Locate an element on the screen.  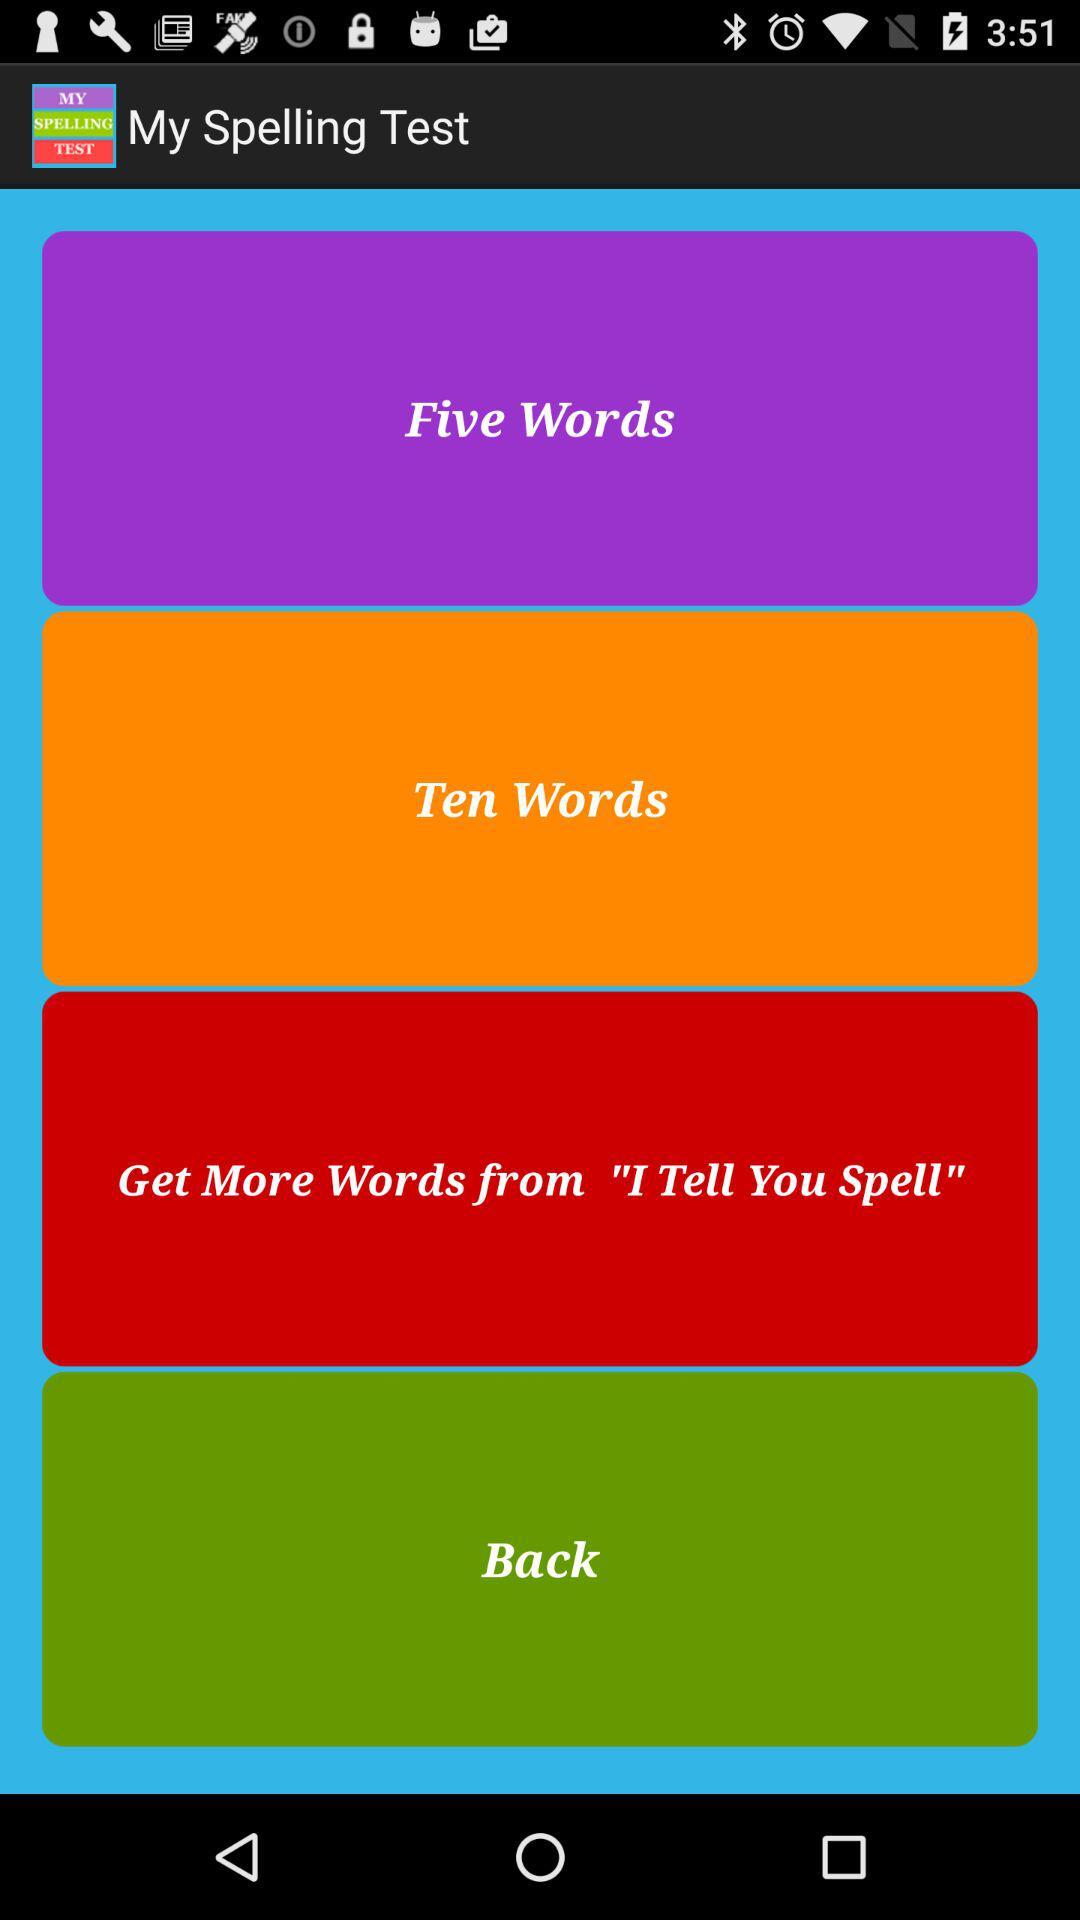
the icon above ten words button is located at coordinates (540, 417).